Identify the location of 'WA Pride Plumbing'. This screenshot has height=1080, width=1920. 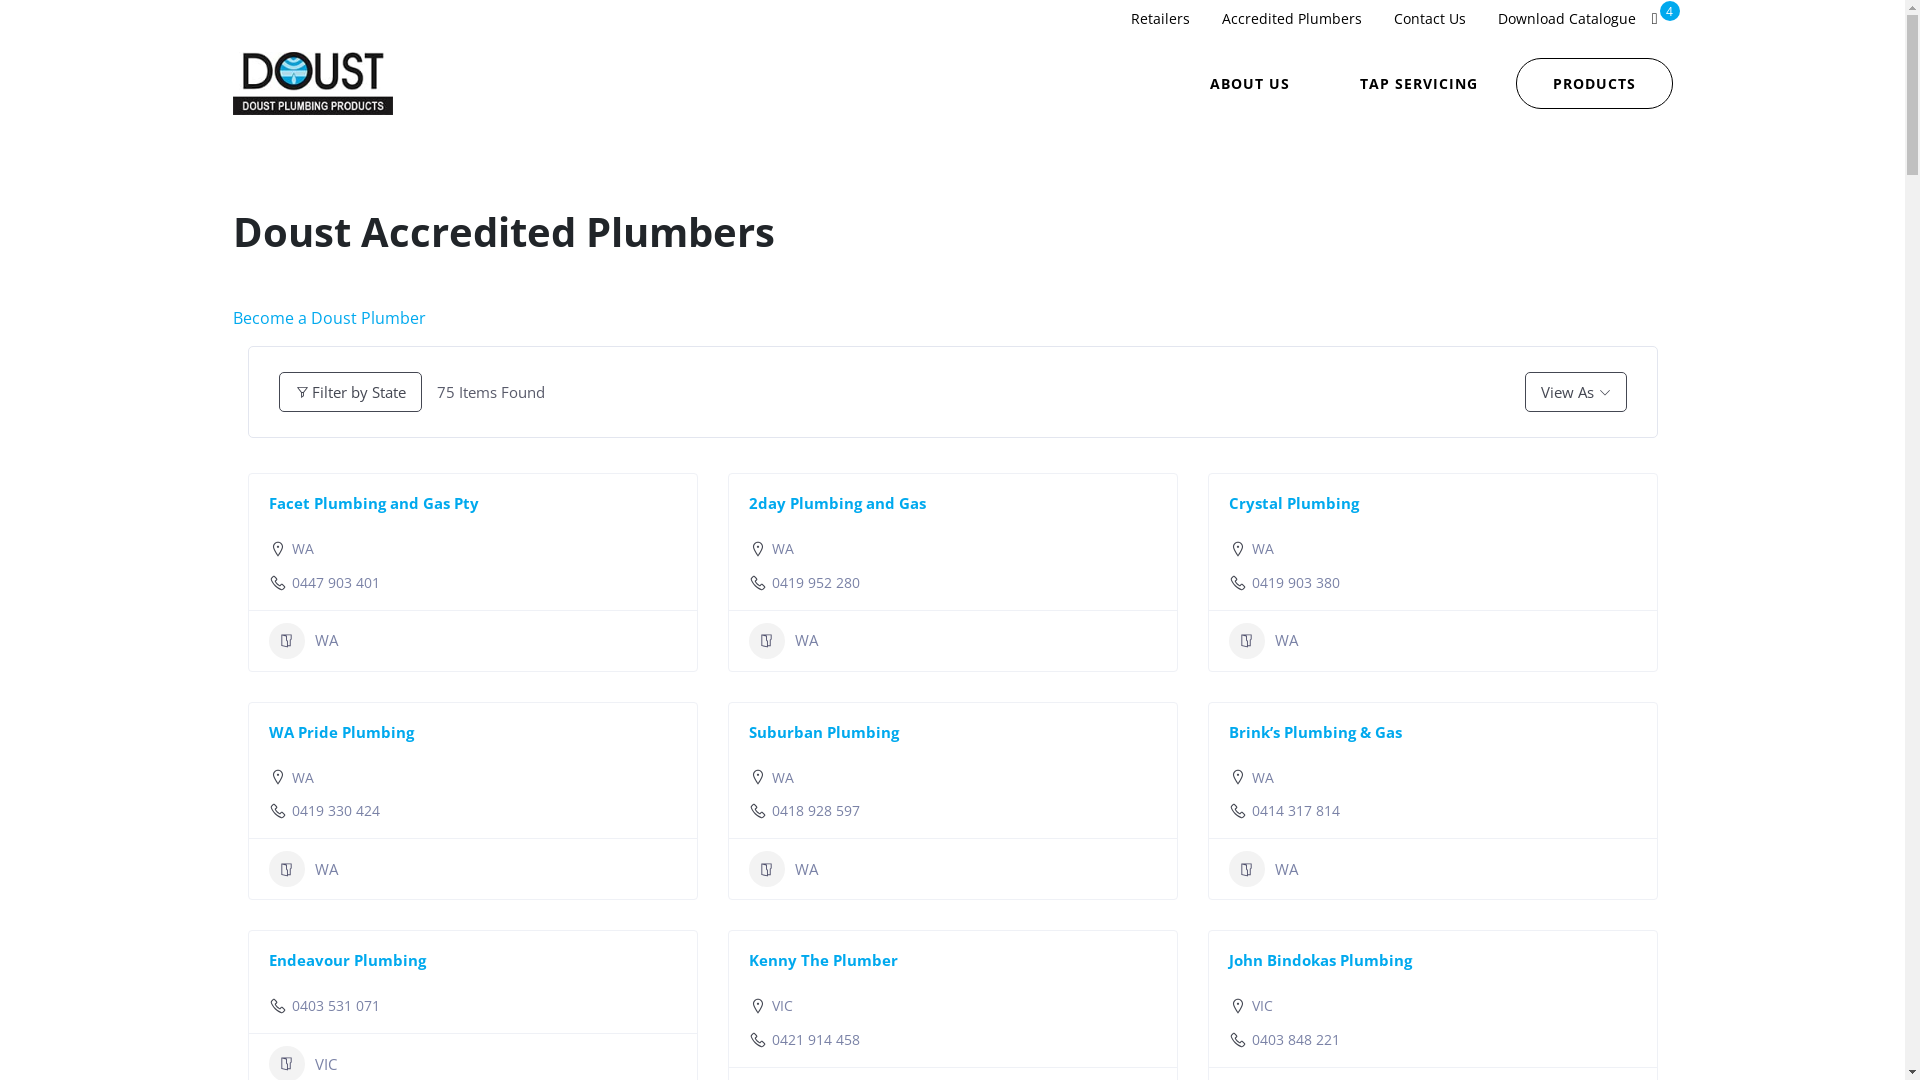
(340, 732).